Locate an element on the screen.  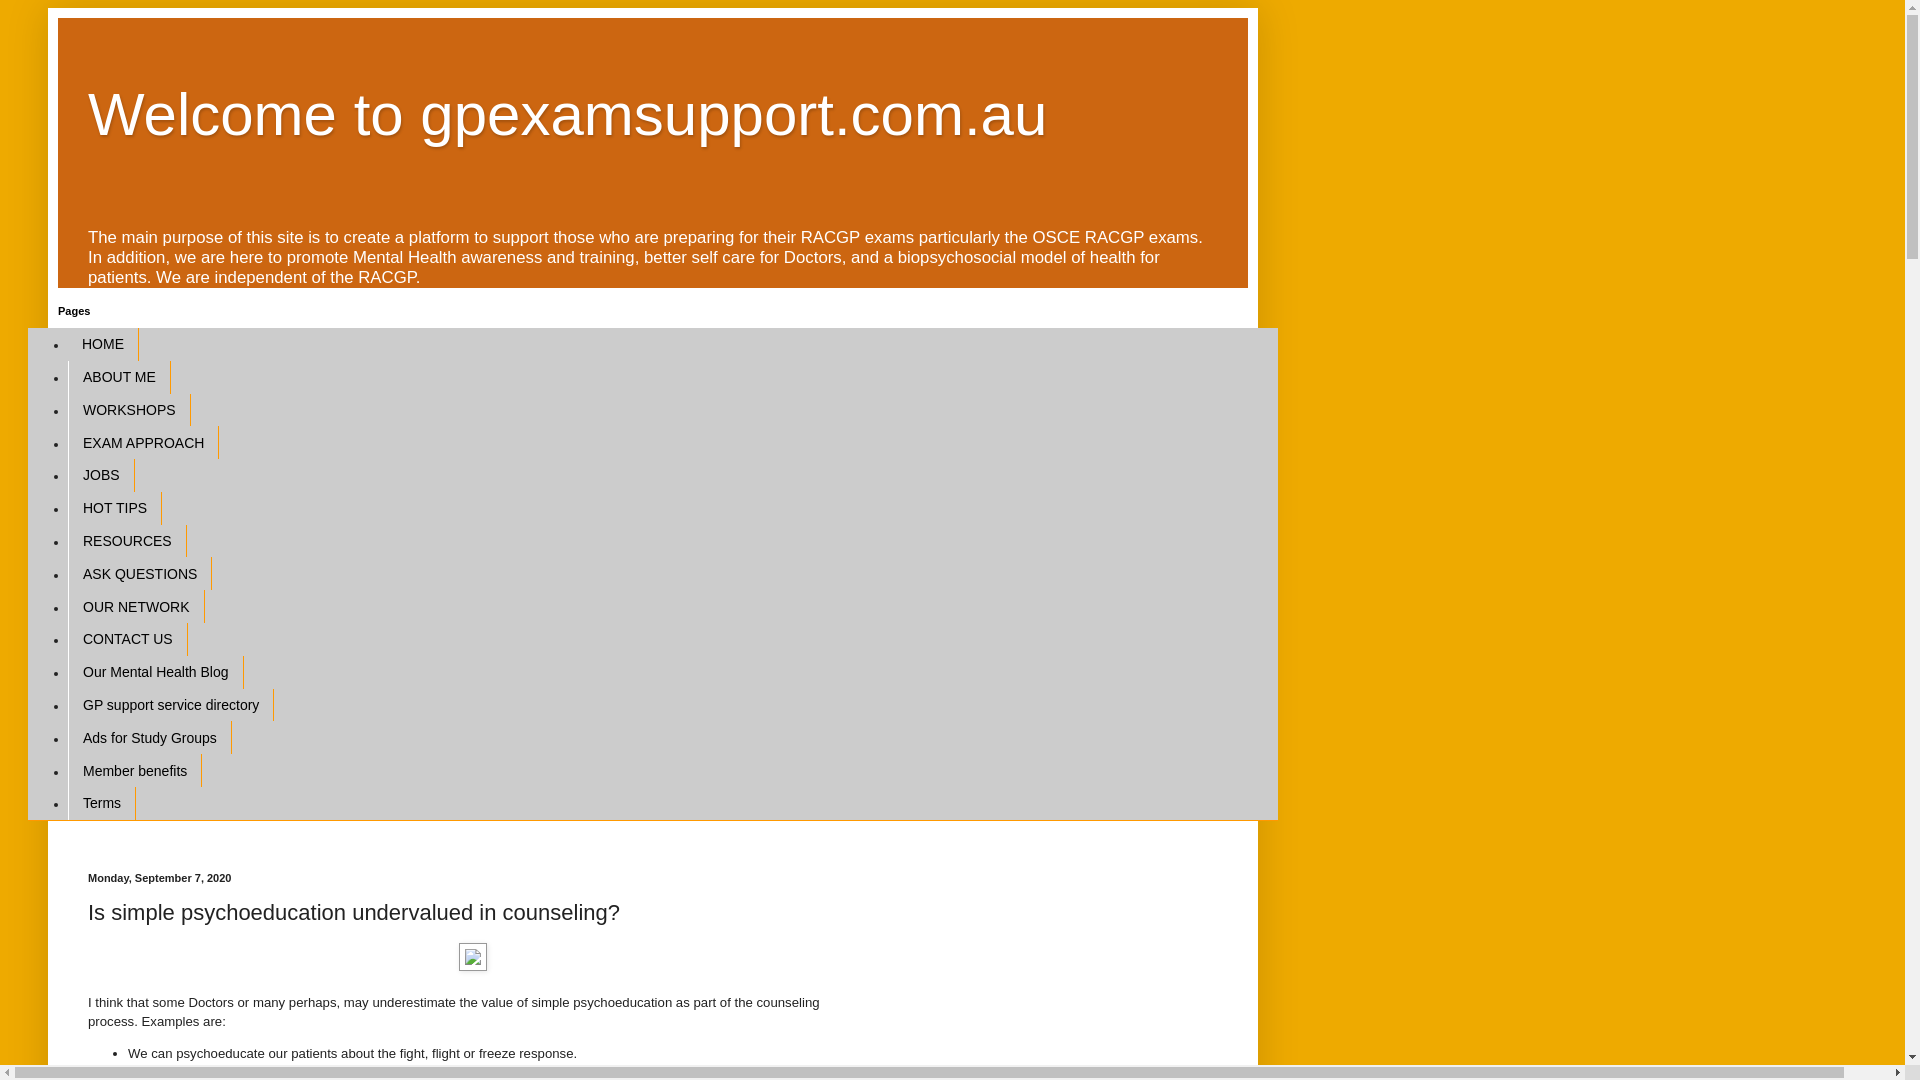
'EXAM APPROACH' is located at coordinates (142, 441).